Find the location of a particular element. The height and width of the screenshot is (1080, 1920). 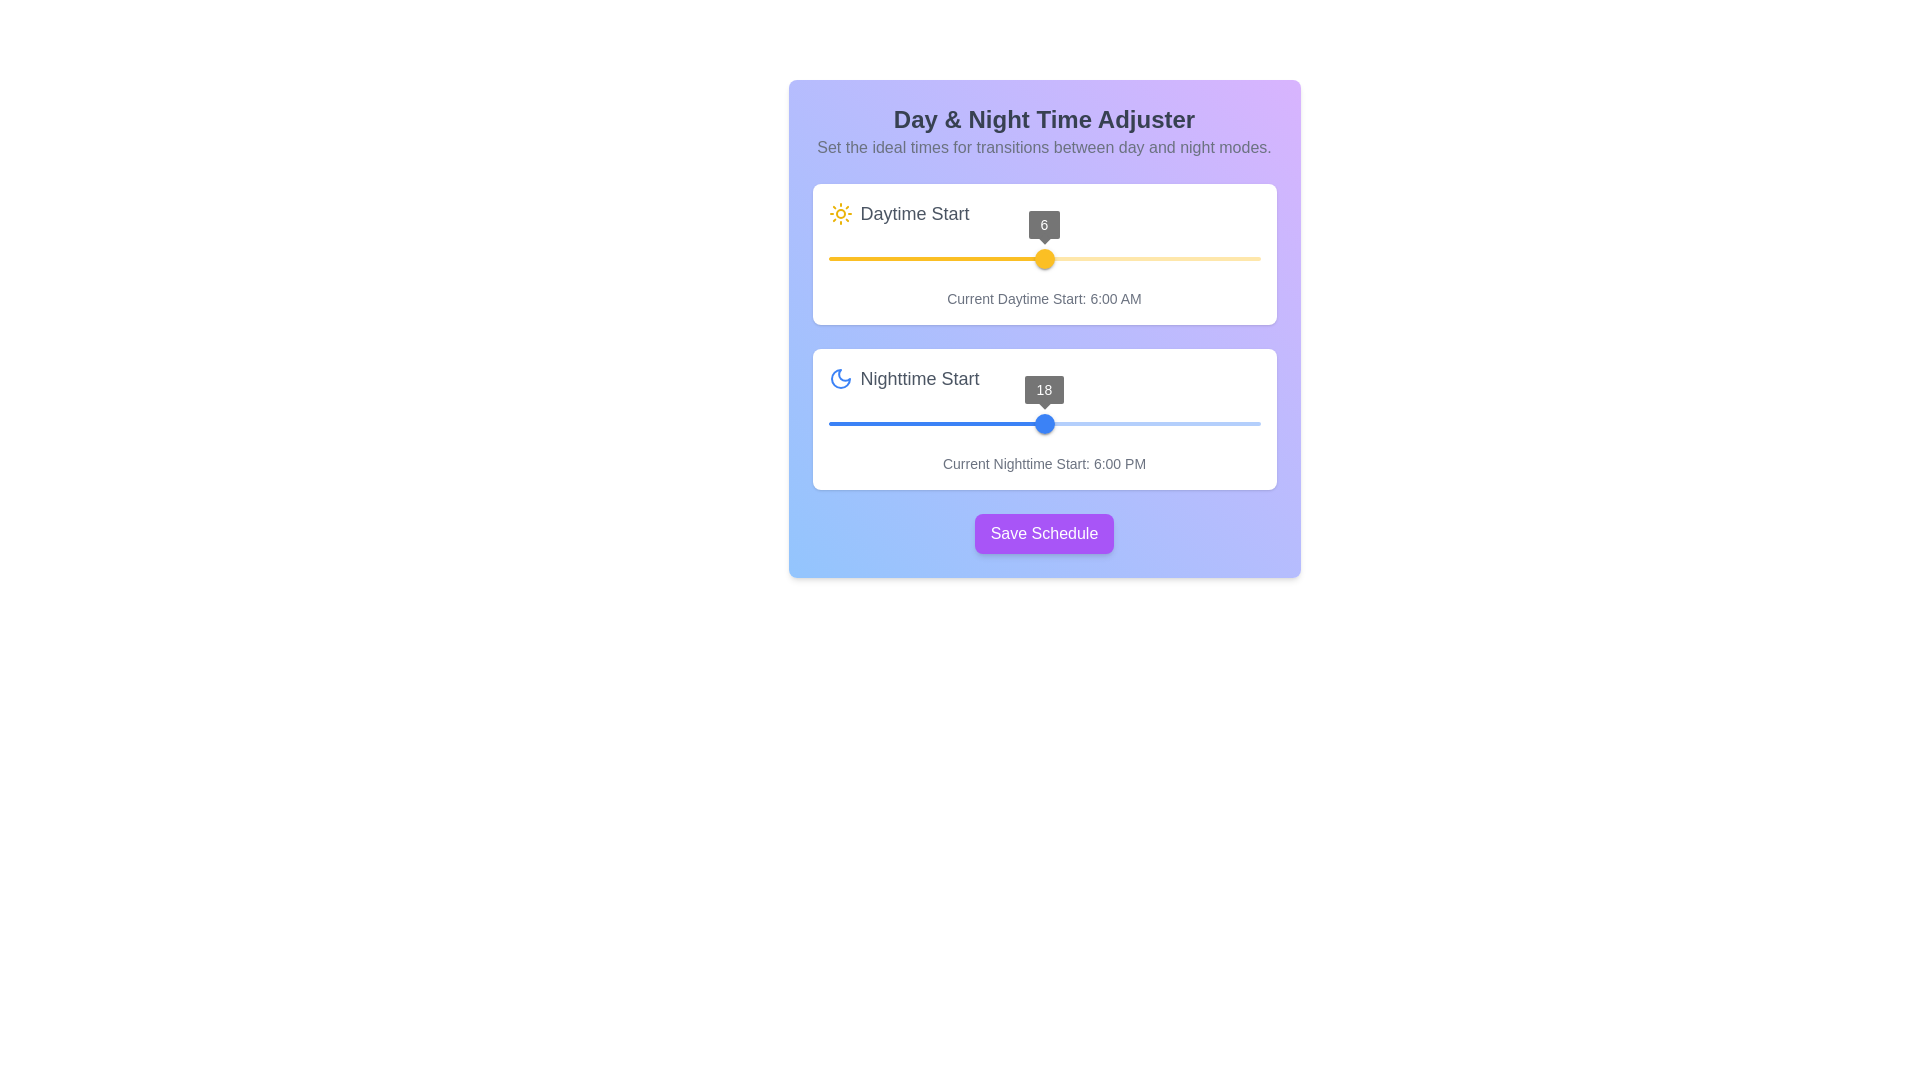

the daytime start is located at coordinates (972, 257).